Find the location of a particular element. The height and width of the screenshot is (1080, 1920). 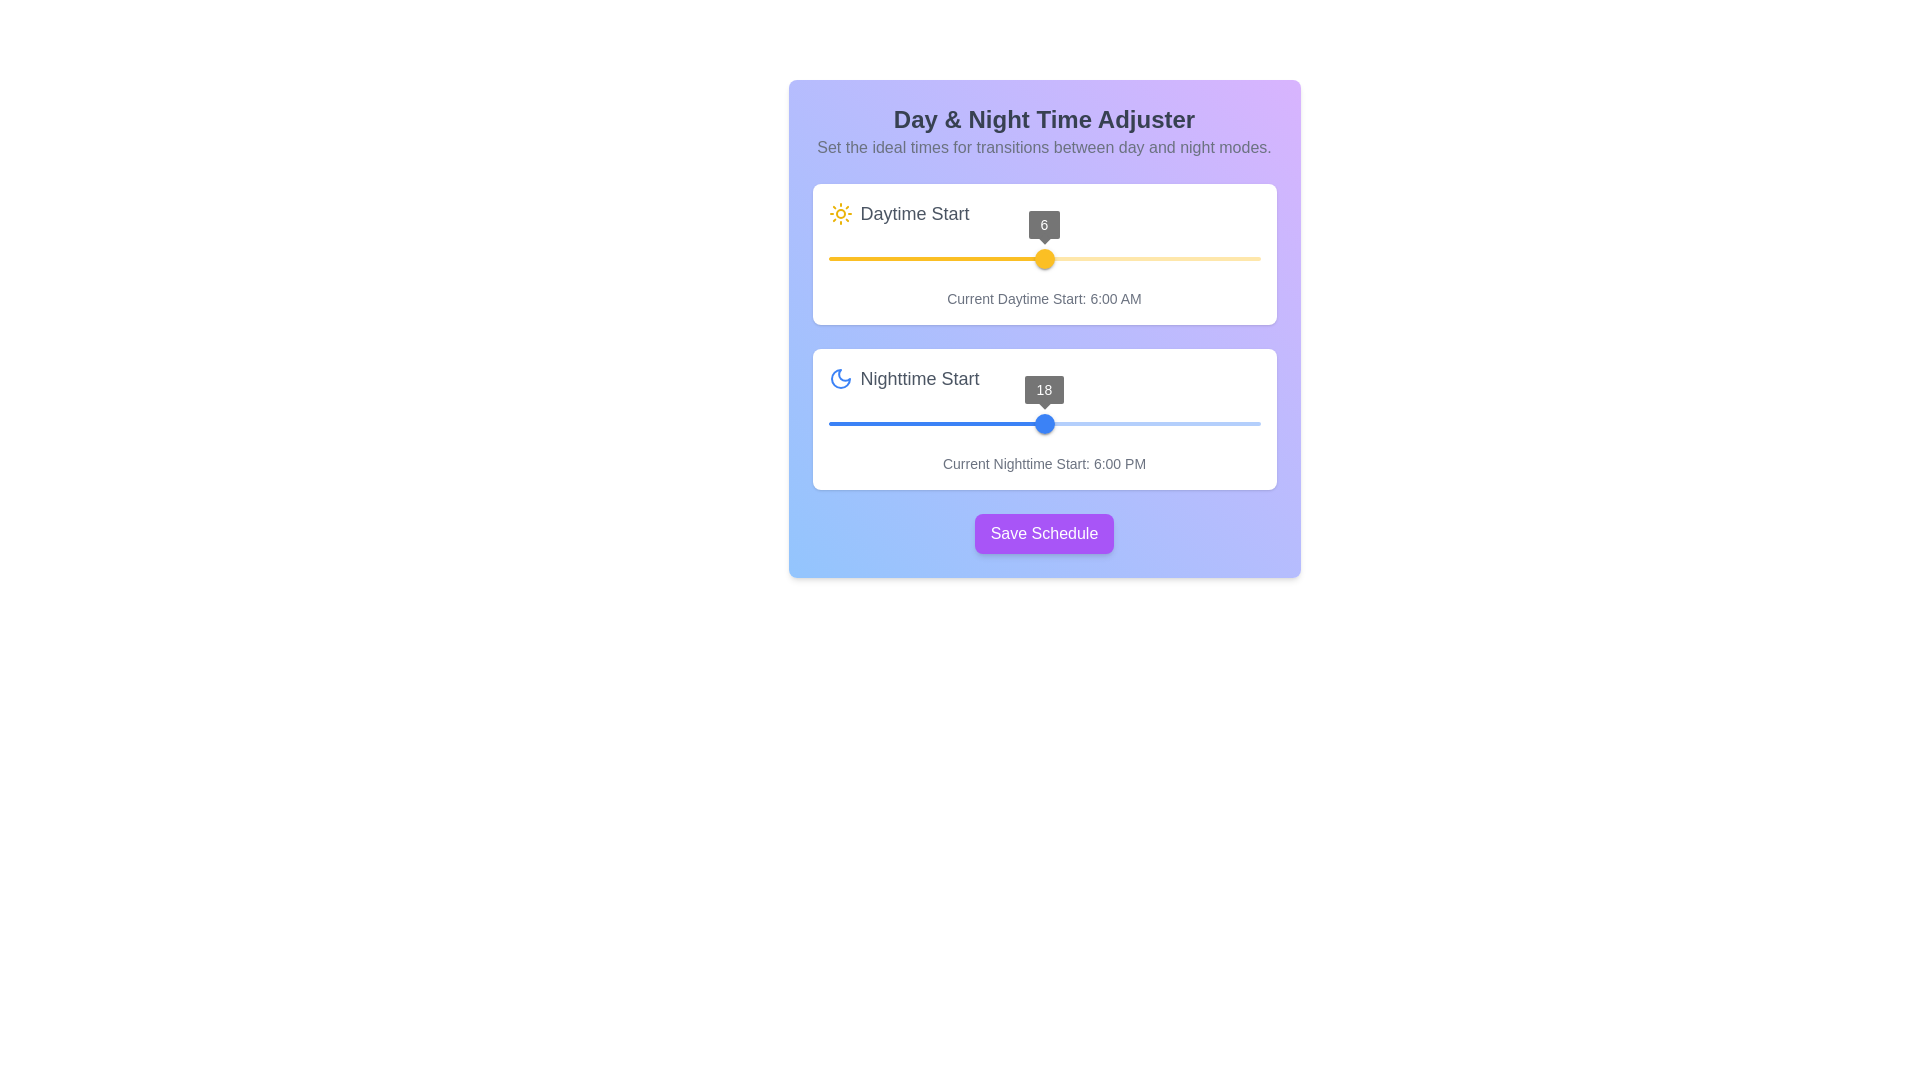

the daytime start is located at coordinates (972, 257).